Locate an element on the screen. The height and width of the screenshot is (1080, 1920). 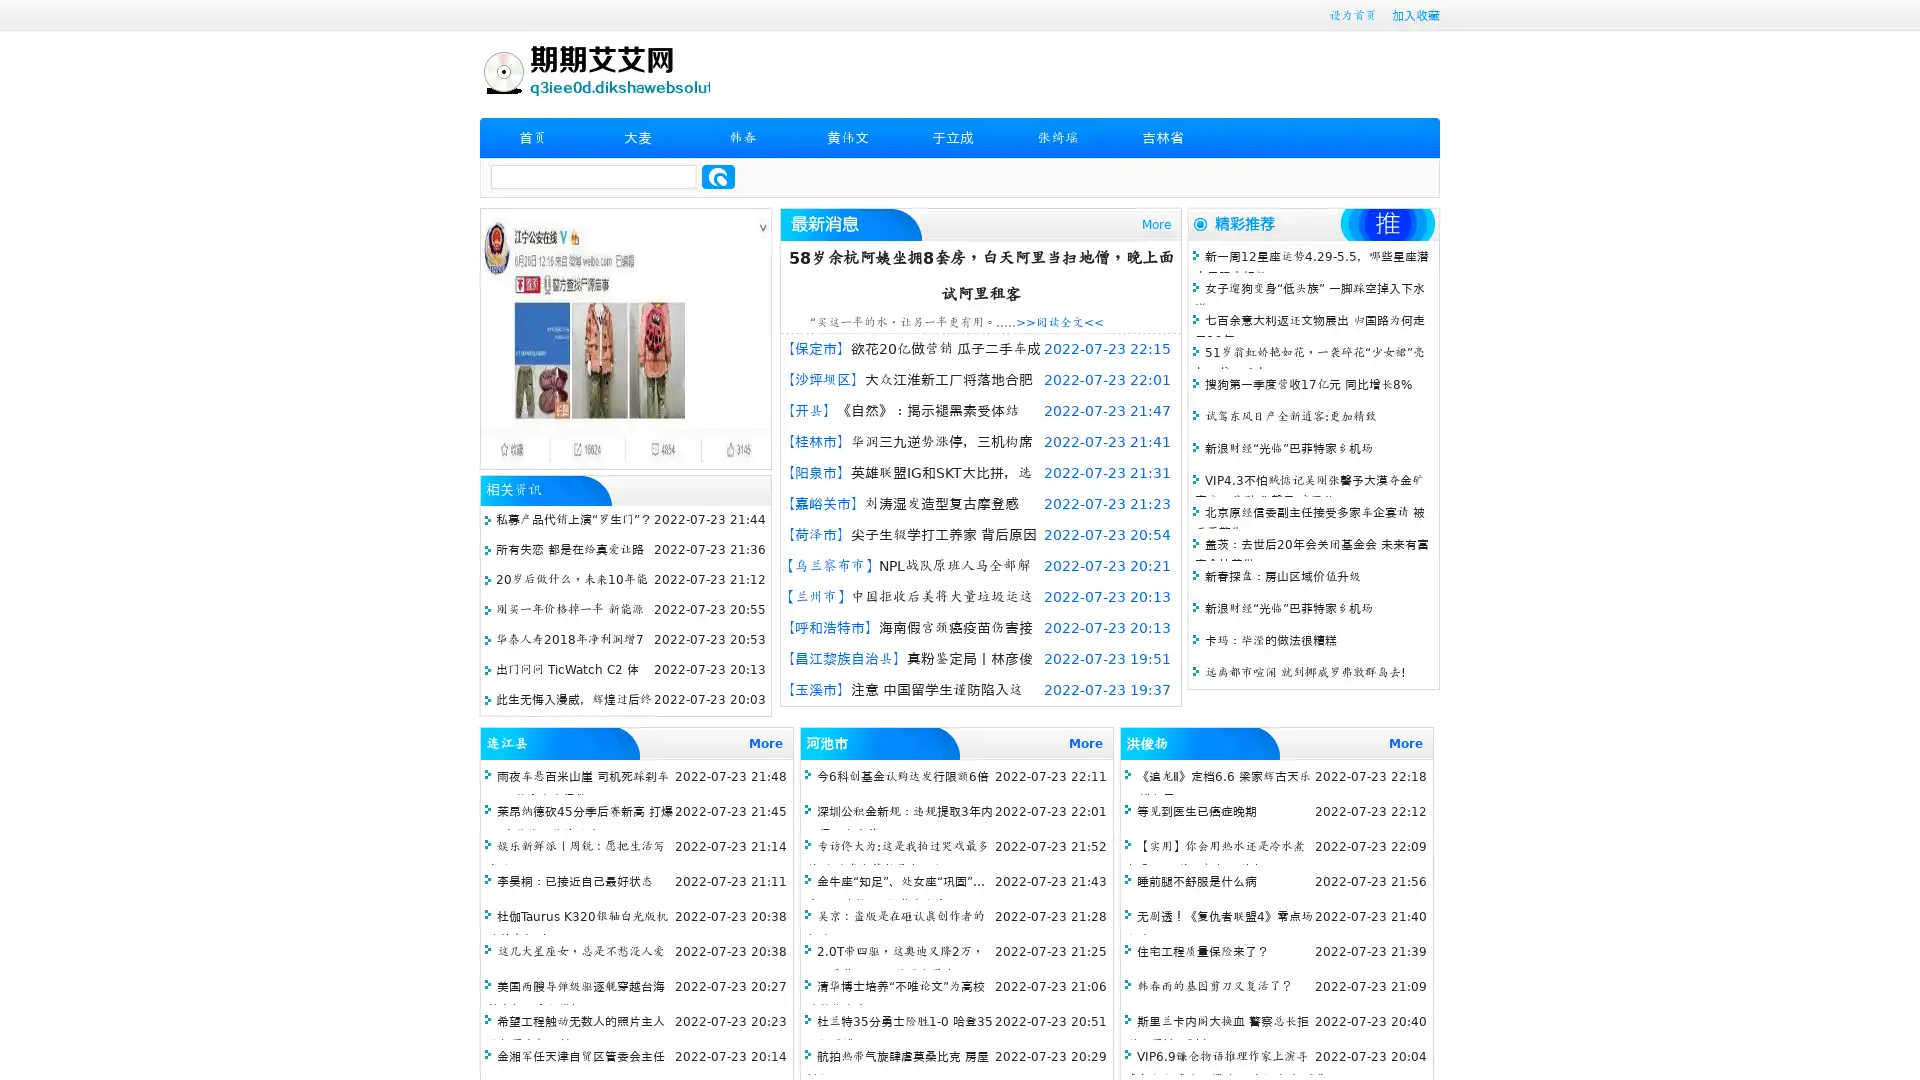
Search is located at coordinates (718, 176).